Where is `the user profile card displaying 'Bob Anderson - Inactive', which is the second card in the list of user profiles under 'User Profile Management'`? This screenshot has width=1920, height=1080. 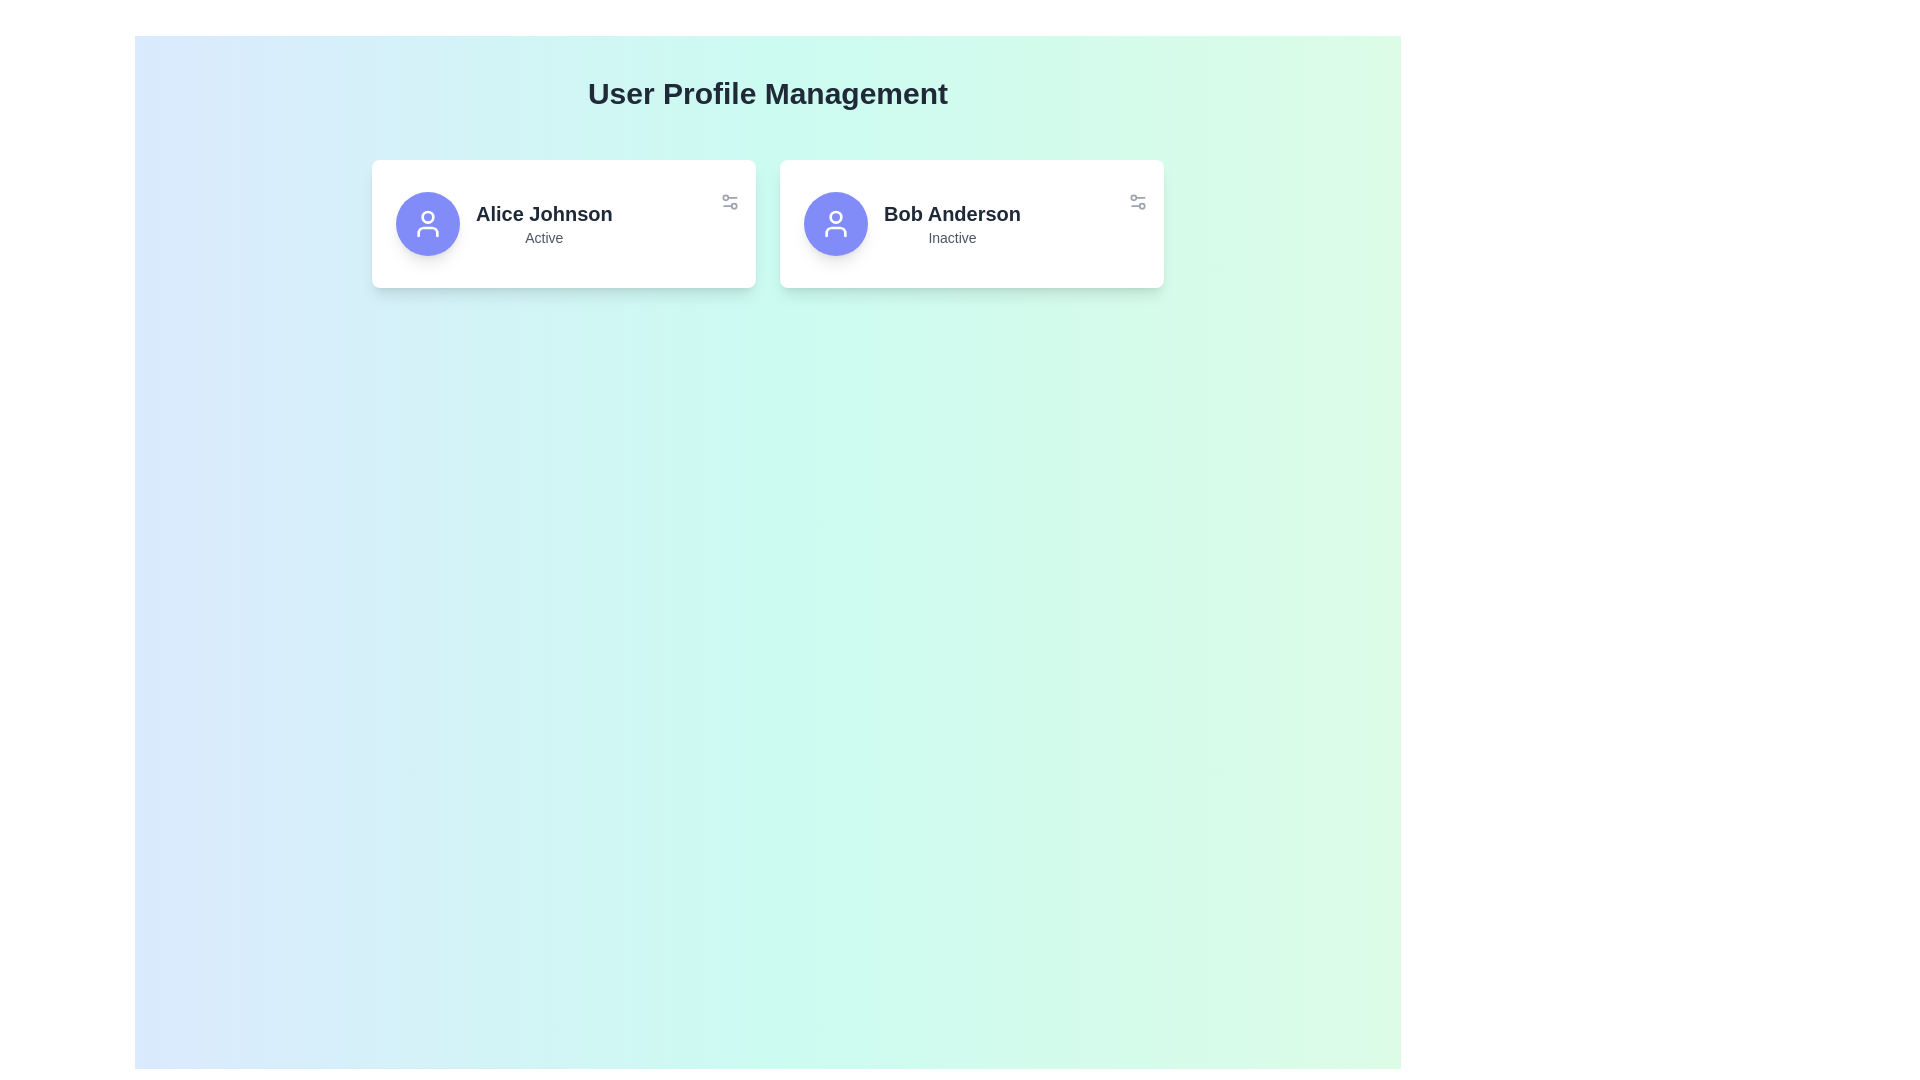
the user profile card displaying 'Bob Anderson - Inactive', which is the second card in the list of user profiles under 'User Profile Management' is located at coordinates (971, 223).